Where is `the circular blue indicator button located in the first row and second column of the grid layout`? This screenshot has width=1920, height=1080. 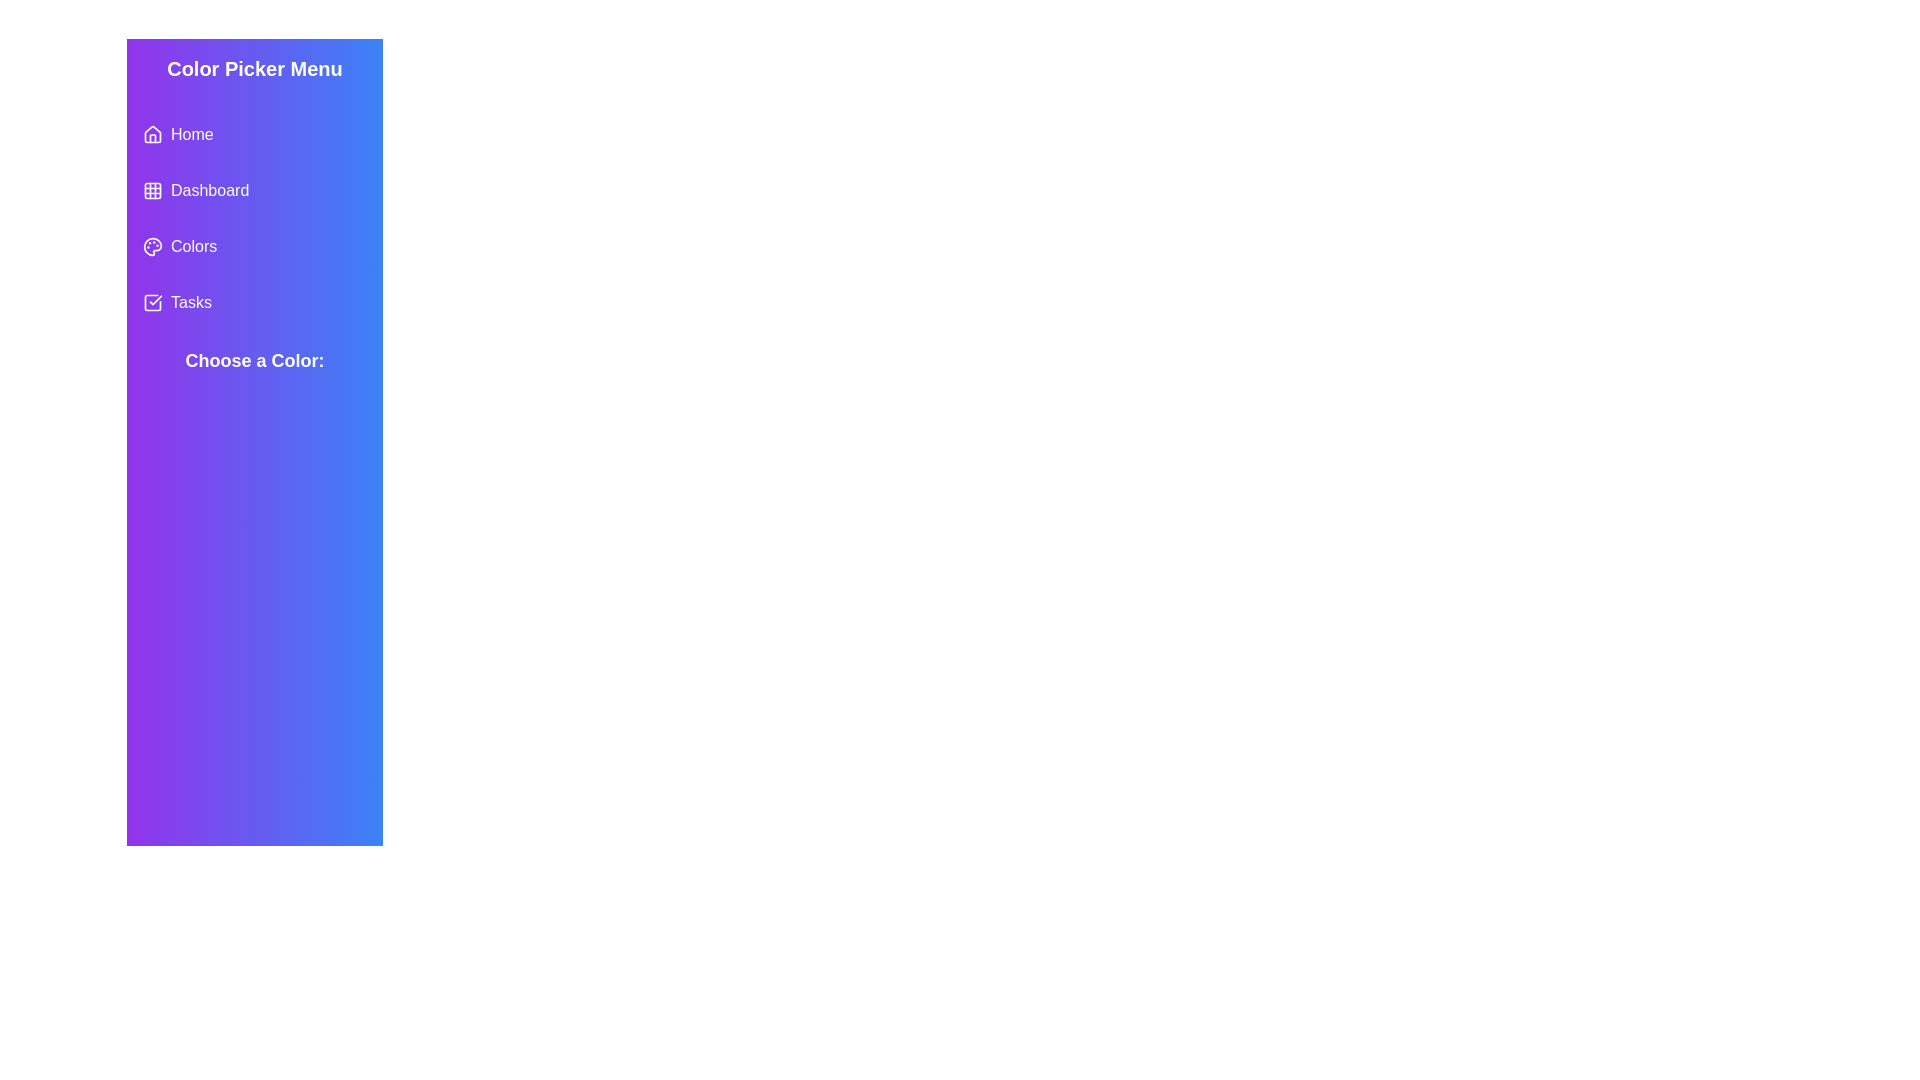
the circular blue indicator button located in the first row and second column of the grid layout is located at coordinates (240, 402).